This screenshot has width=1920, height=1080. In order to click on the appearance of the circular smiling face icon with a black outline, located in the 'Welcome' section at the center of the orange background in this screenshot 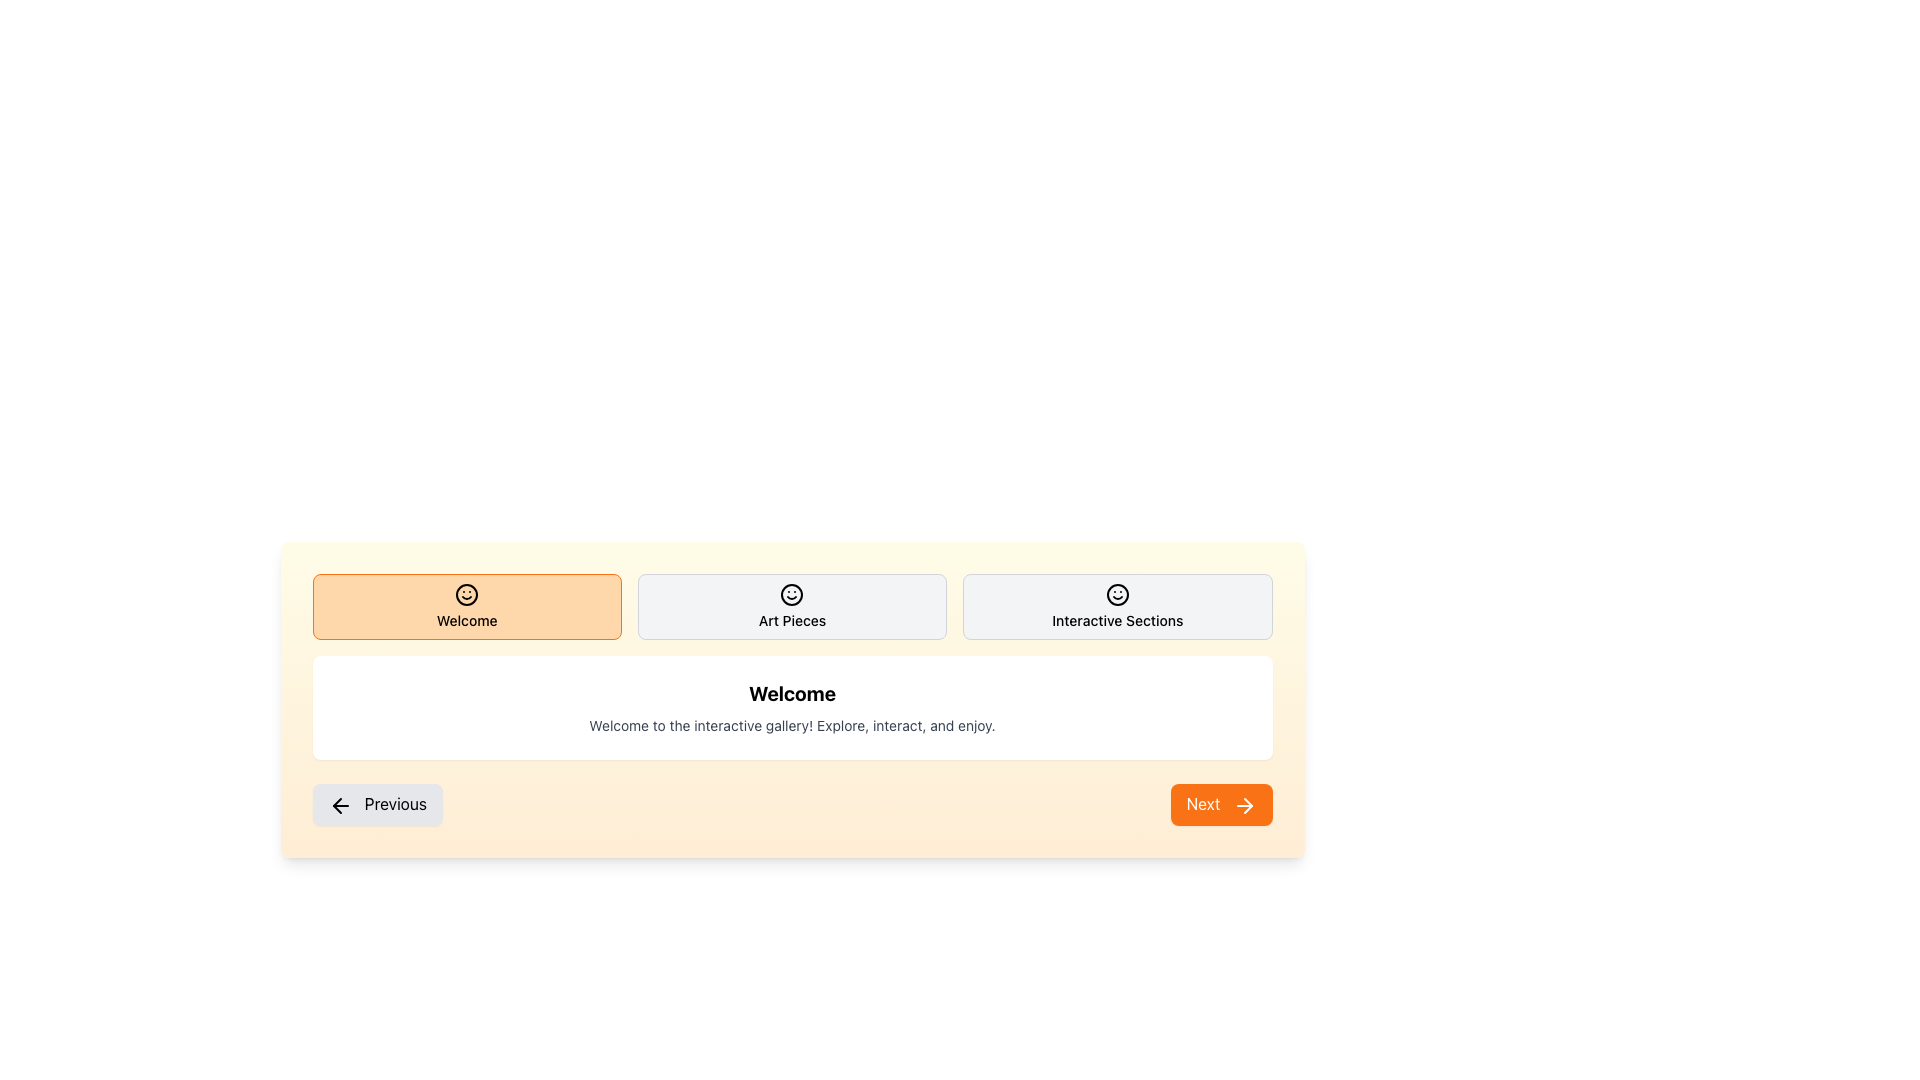, I will do `click(466, 593)`.